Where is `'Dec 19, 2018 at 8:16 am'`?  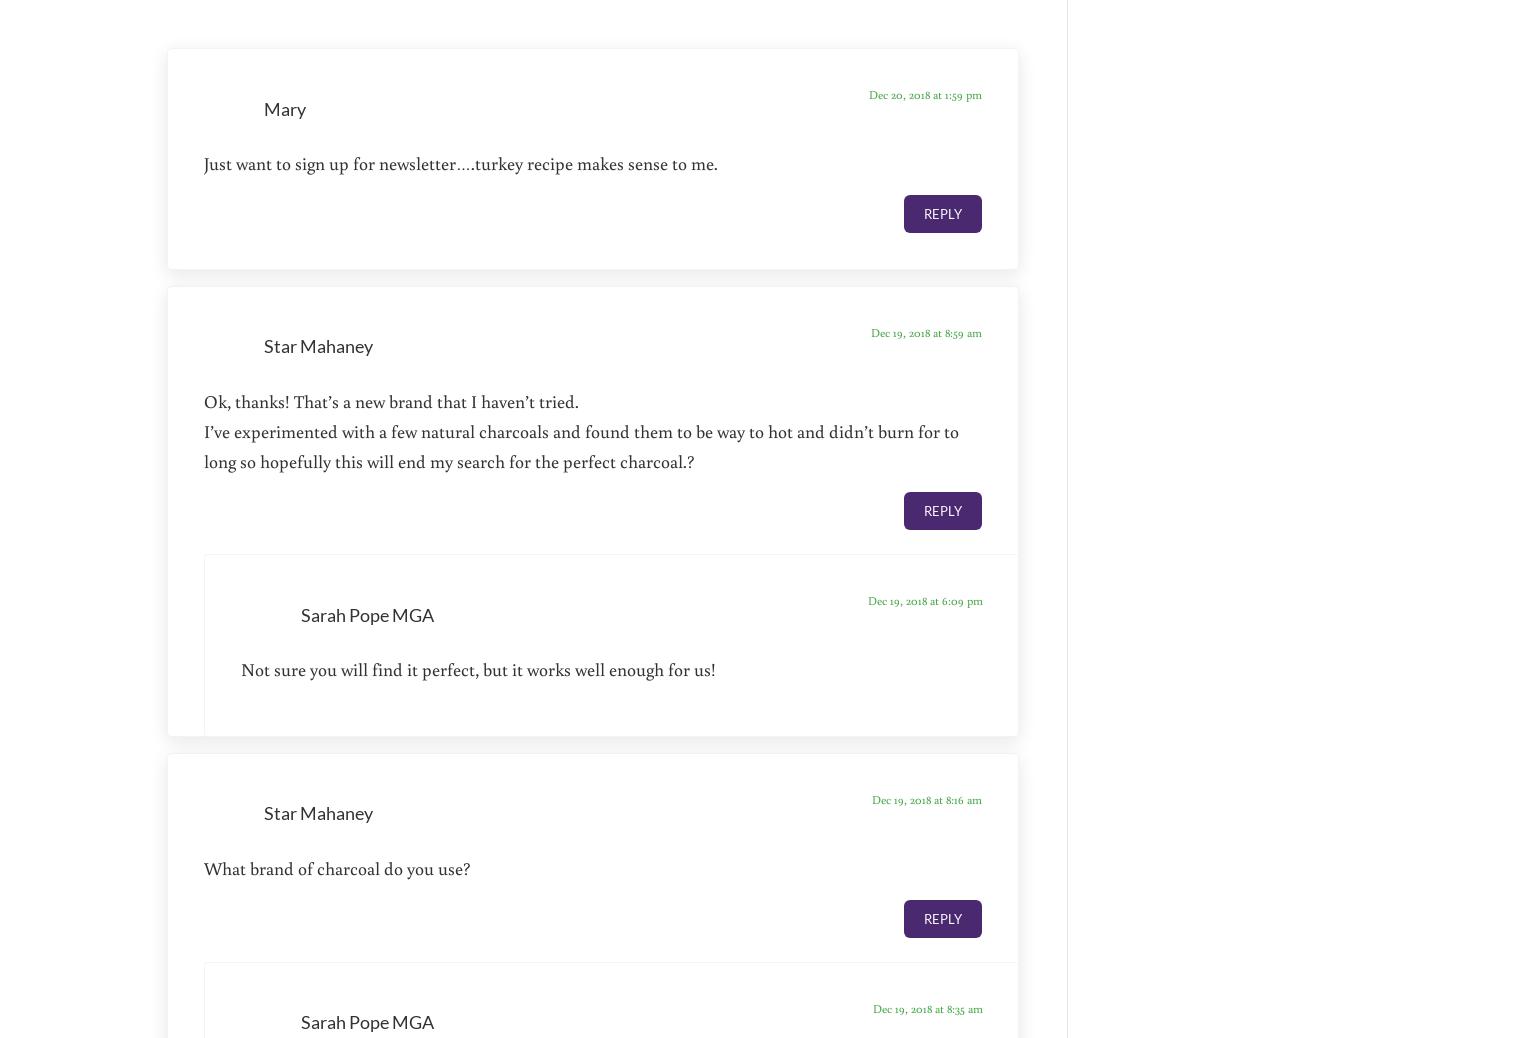 'Dec 19, 2018 at 8:16 am' is located at coordinates (925, 799).